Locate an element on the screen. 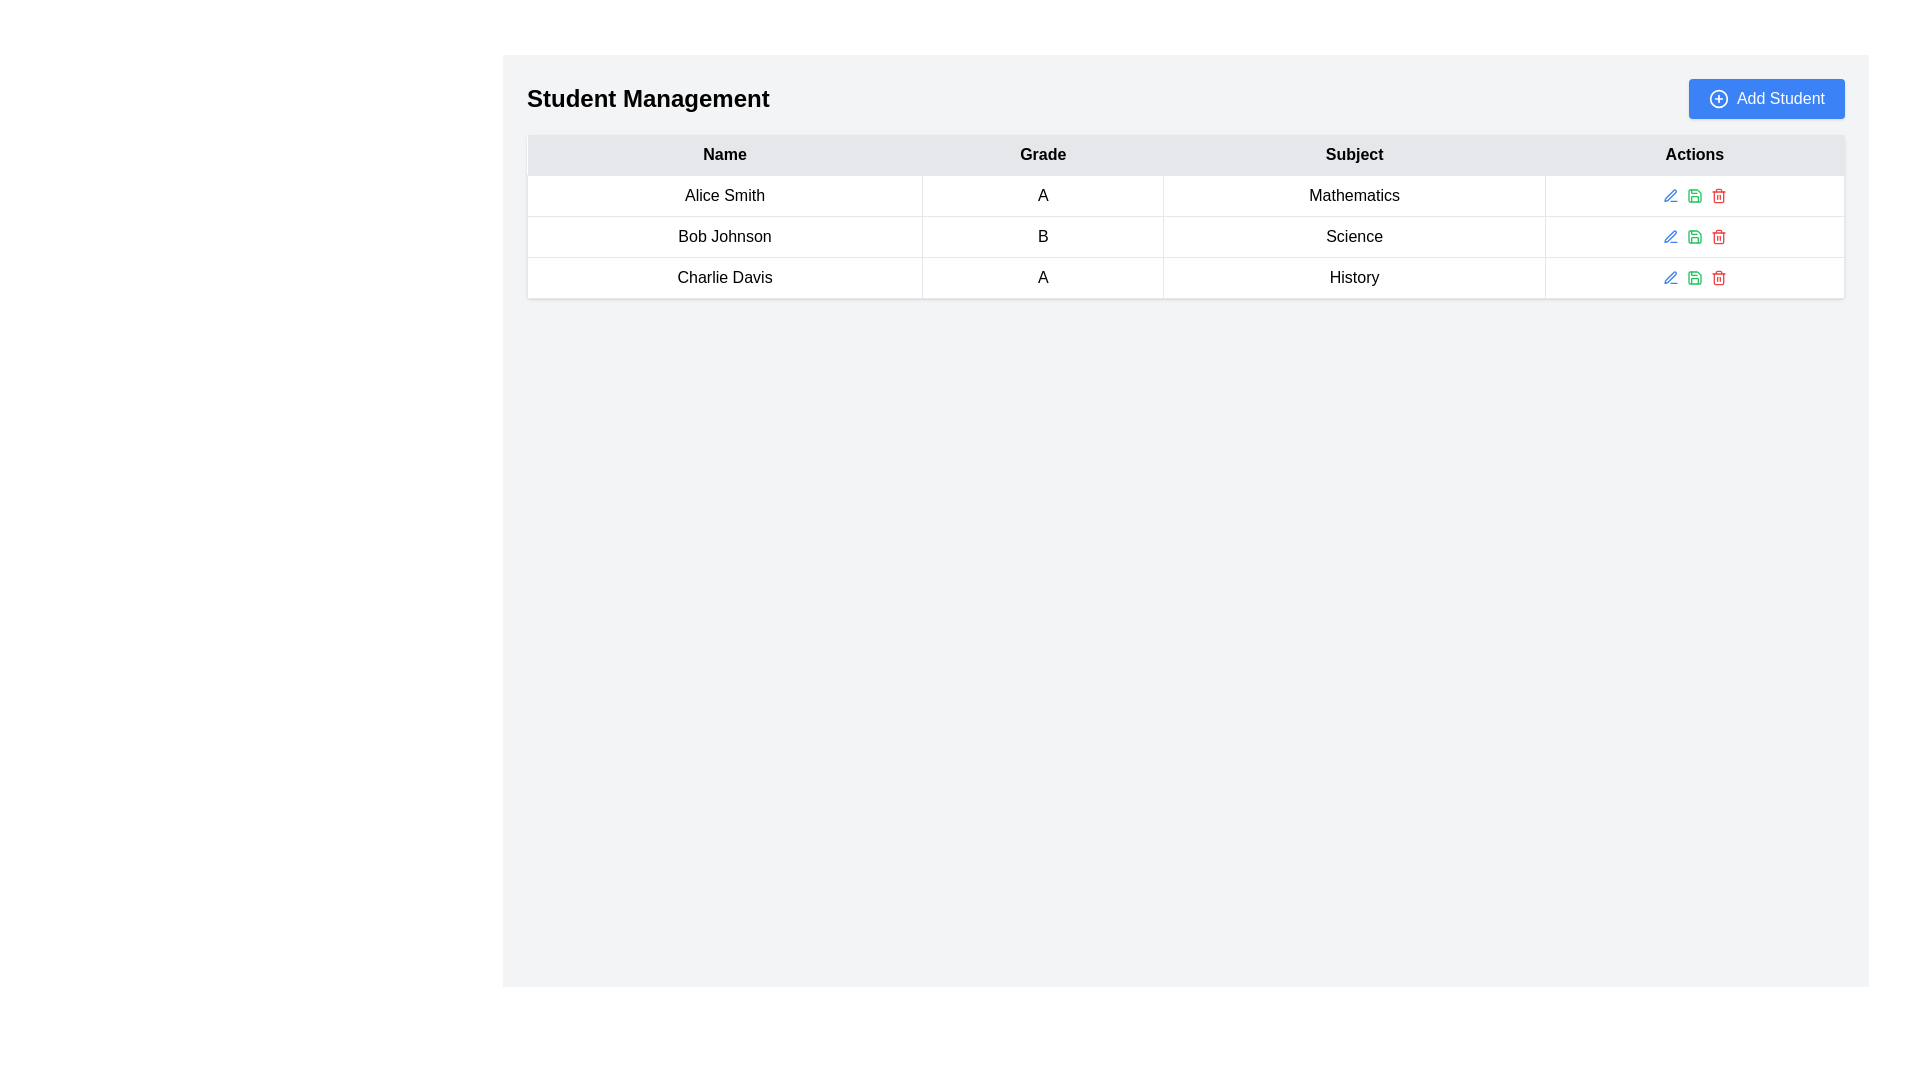 This screenshot has width=1920, height=1080. the 'History' text label in the fourth cell of the row for 'Charlie Davis' in the 'Subject' column of the table is located at coordinates (1354, 277).